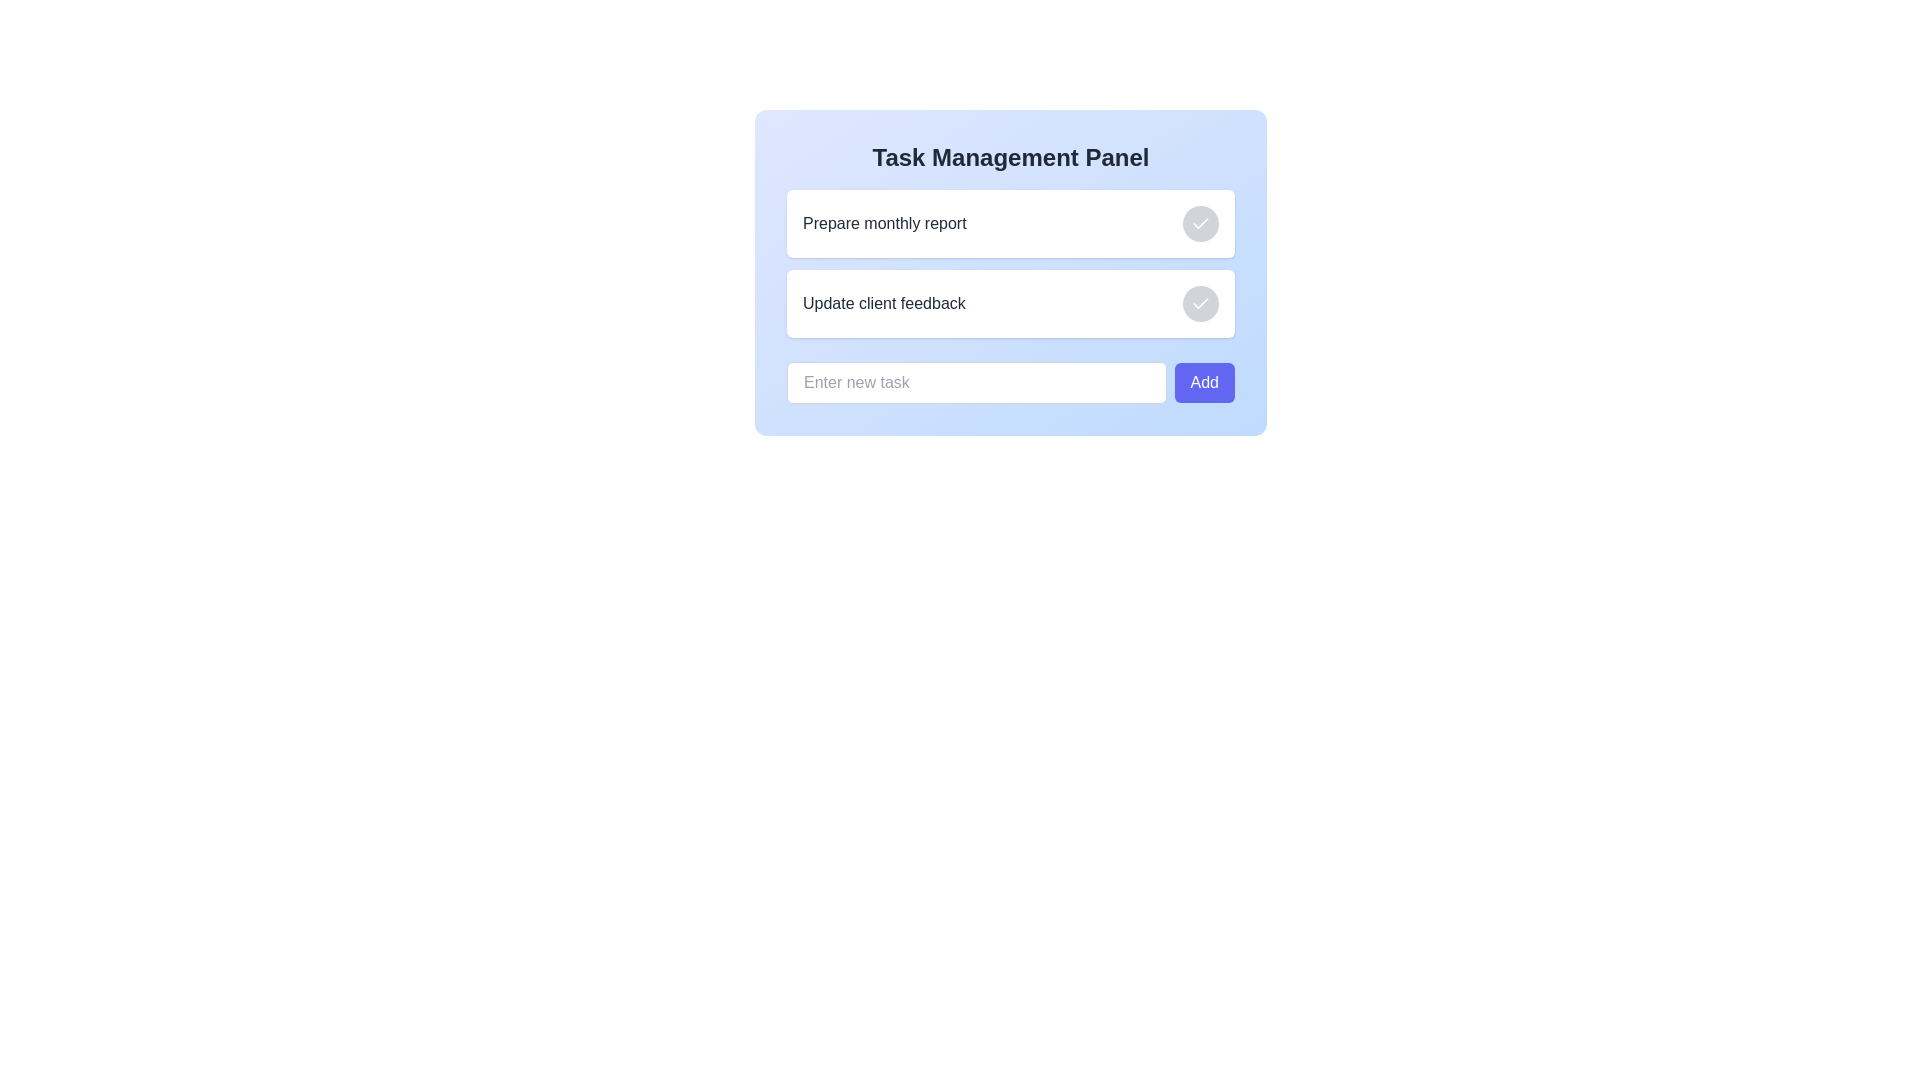 The image size is (1920, 1080). Describe the element at coordinates (1011, 157) in the screenshot. I see `the text header labeled 'Task Management Panel', which is prominently displayed in bold, large dark gray font at the top of the panel` at that location.